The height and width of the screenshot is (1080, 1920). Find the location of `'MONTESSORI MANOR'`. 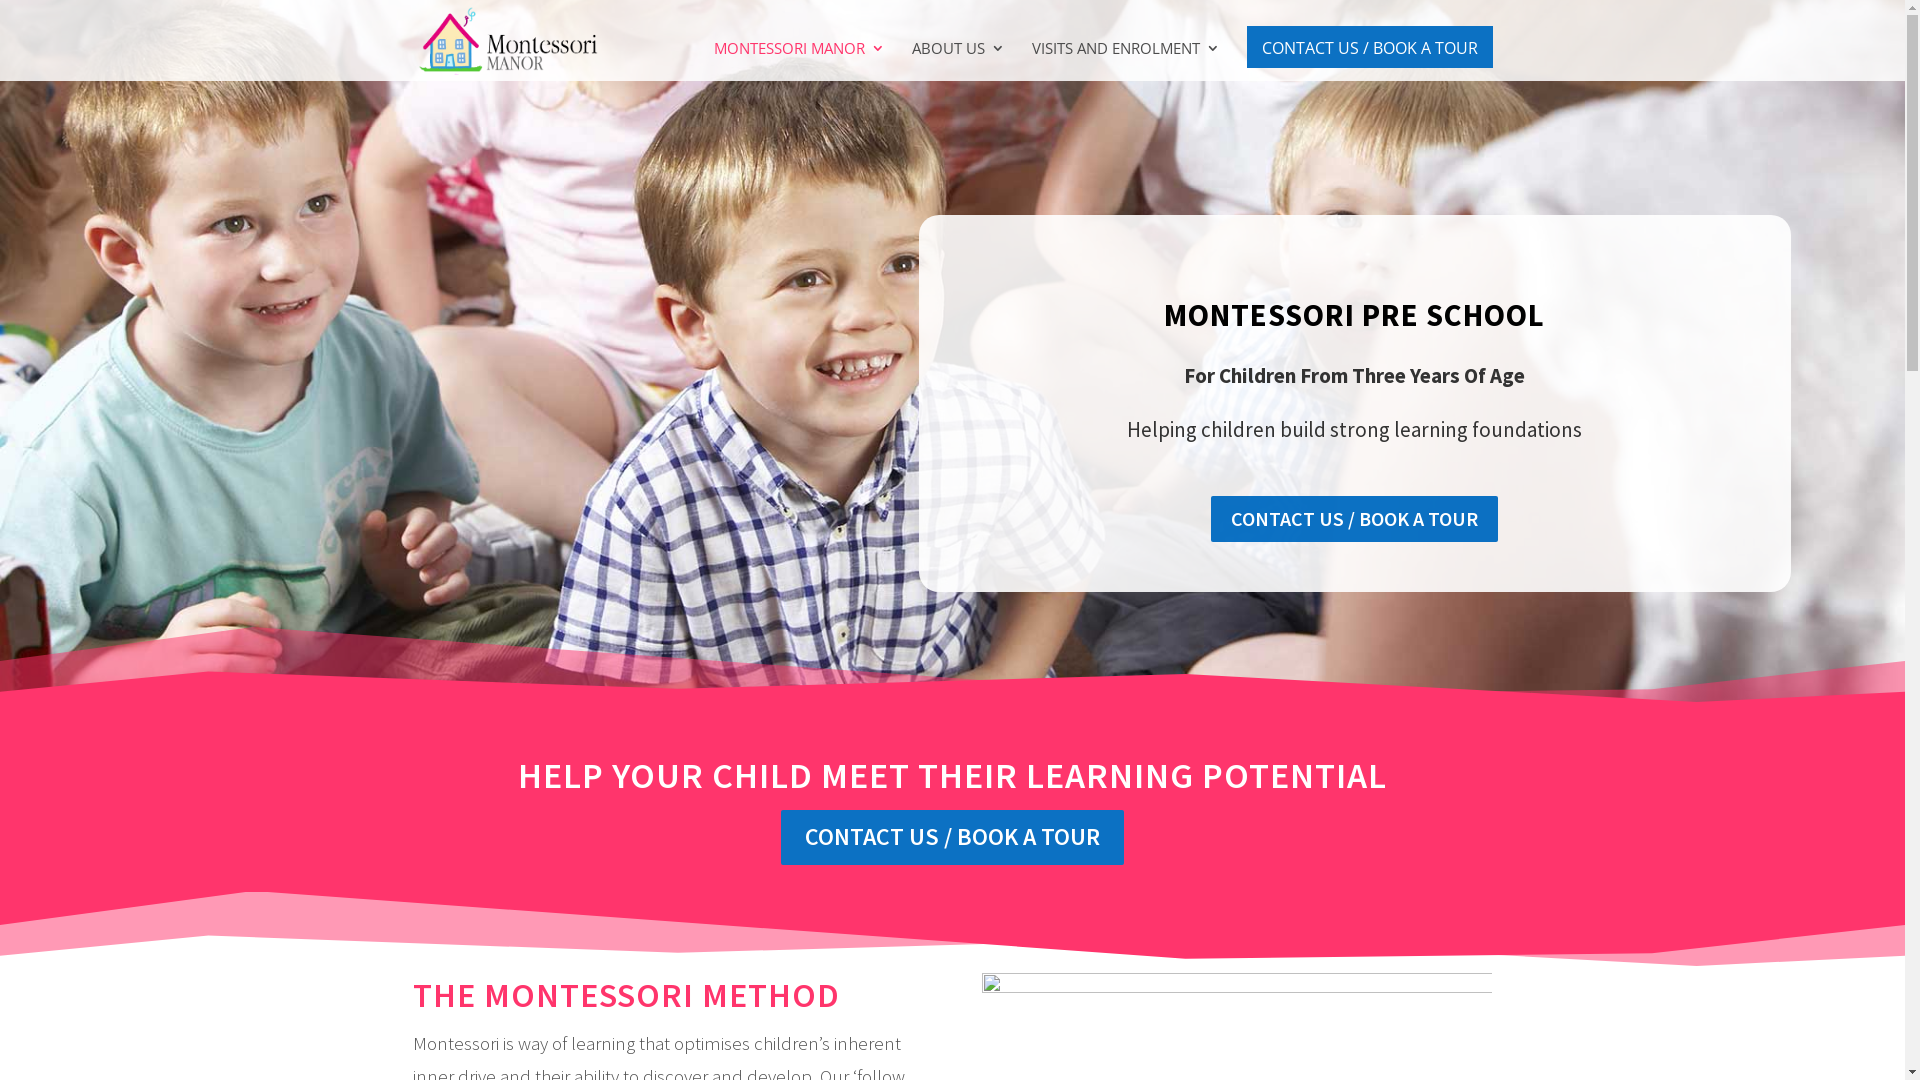

'MONTESSORI MANOR' is located at coordinates (714, 60).